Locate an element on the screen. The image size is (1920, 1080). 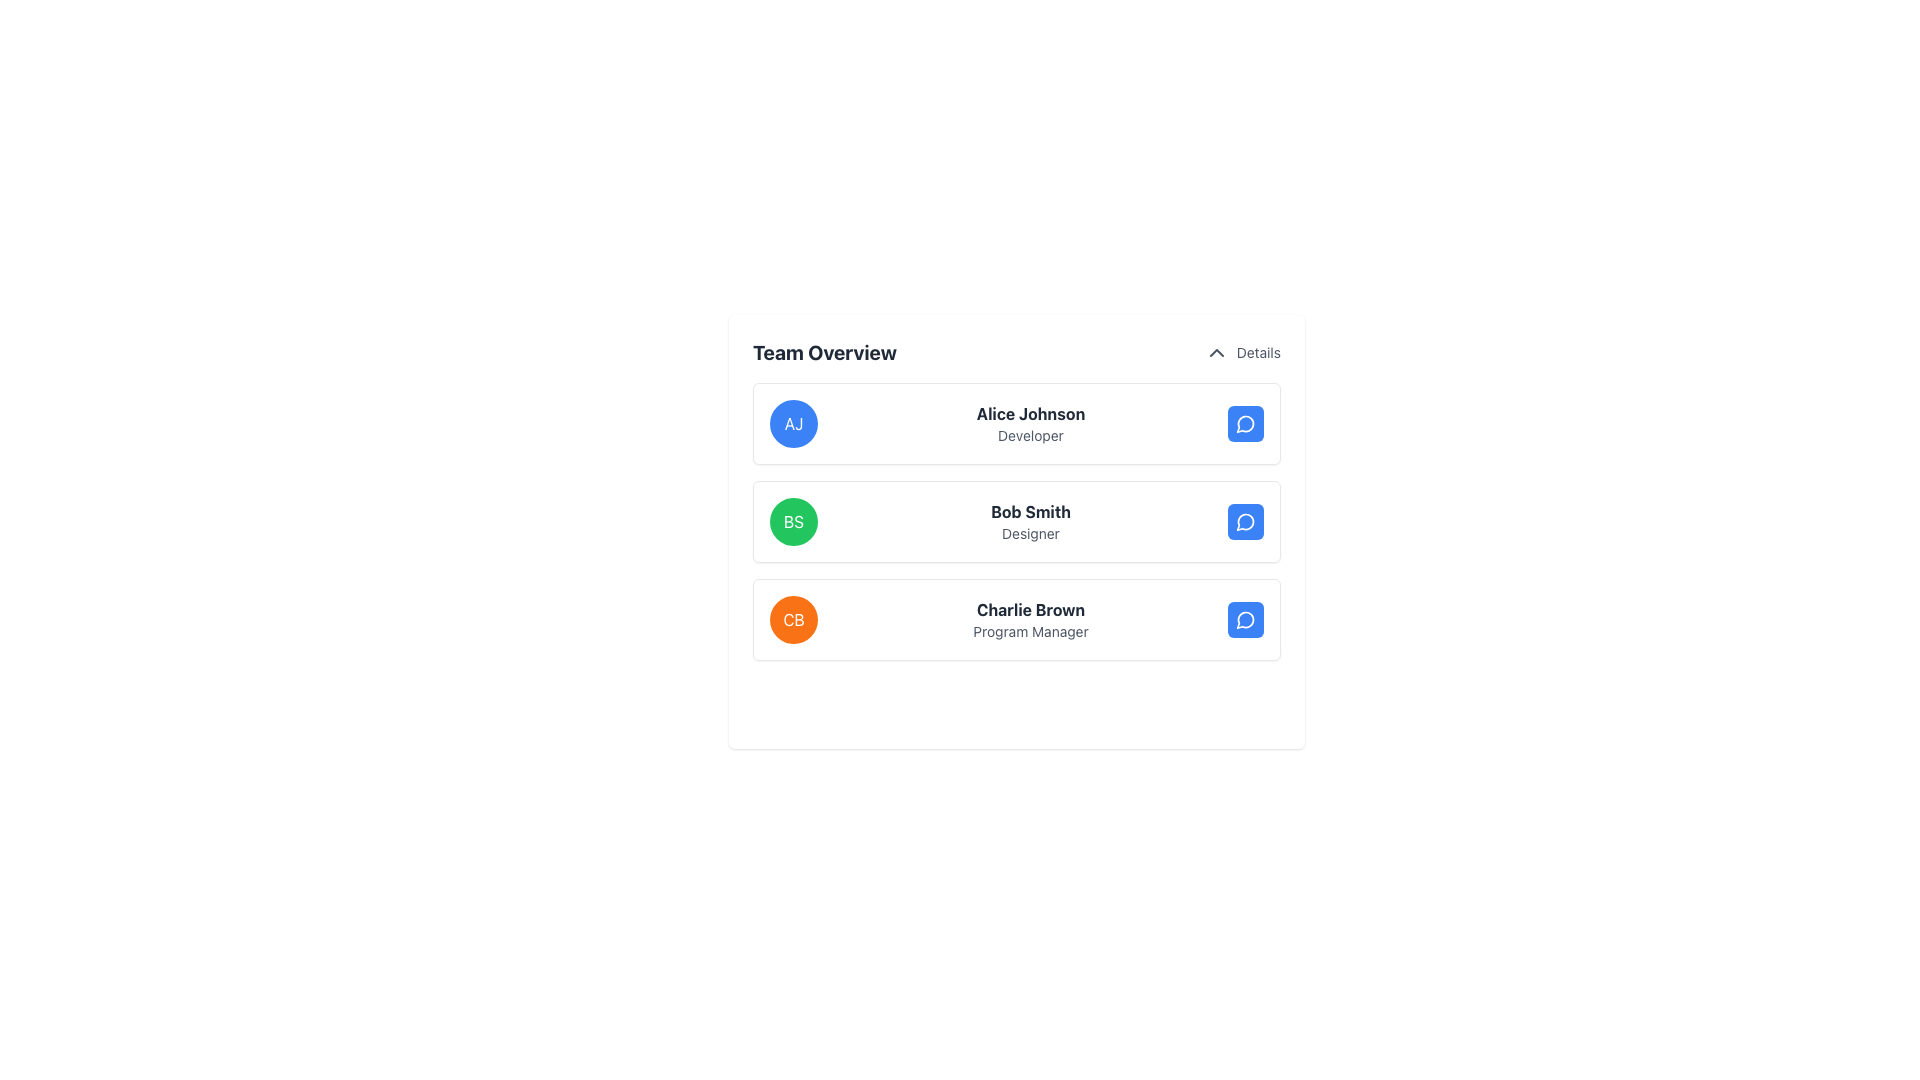
the circular chat/message icon with a blue background and a white outline, located in the top-right corner of the row labeled 'Alice Johnson Developer' is located at coordinates (1245, 423).